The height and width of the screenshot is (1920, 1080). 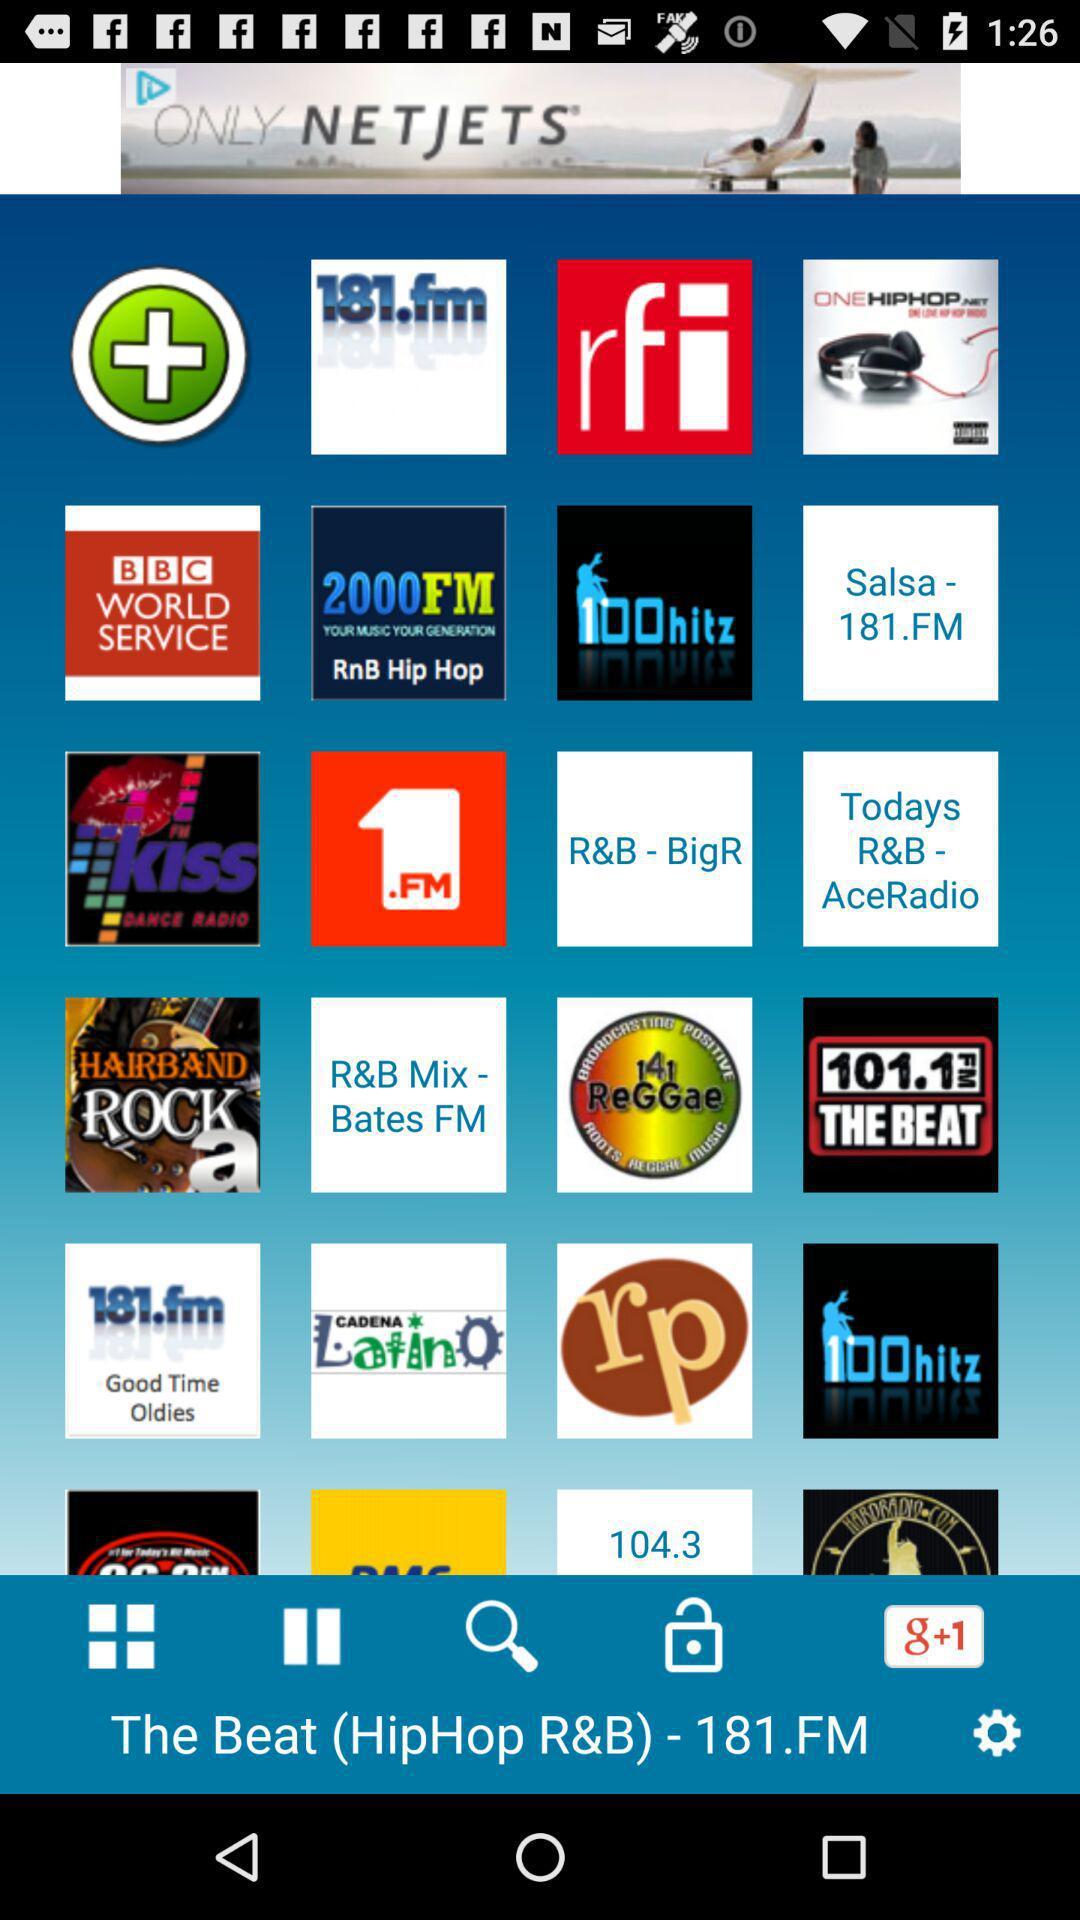 What do you see at coordinates (501, 1636) in the screenshot?
I see `search option` at bounding box center [501, 1636].